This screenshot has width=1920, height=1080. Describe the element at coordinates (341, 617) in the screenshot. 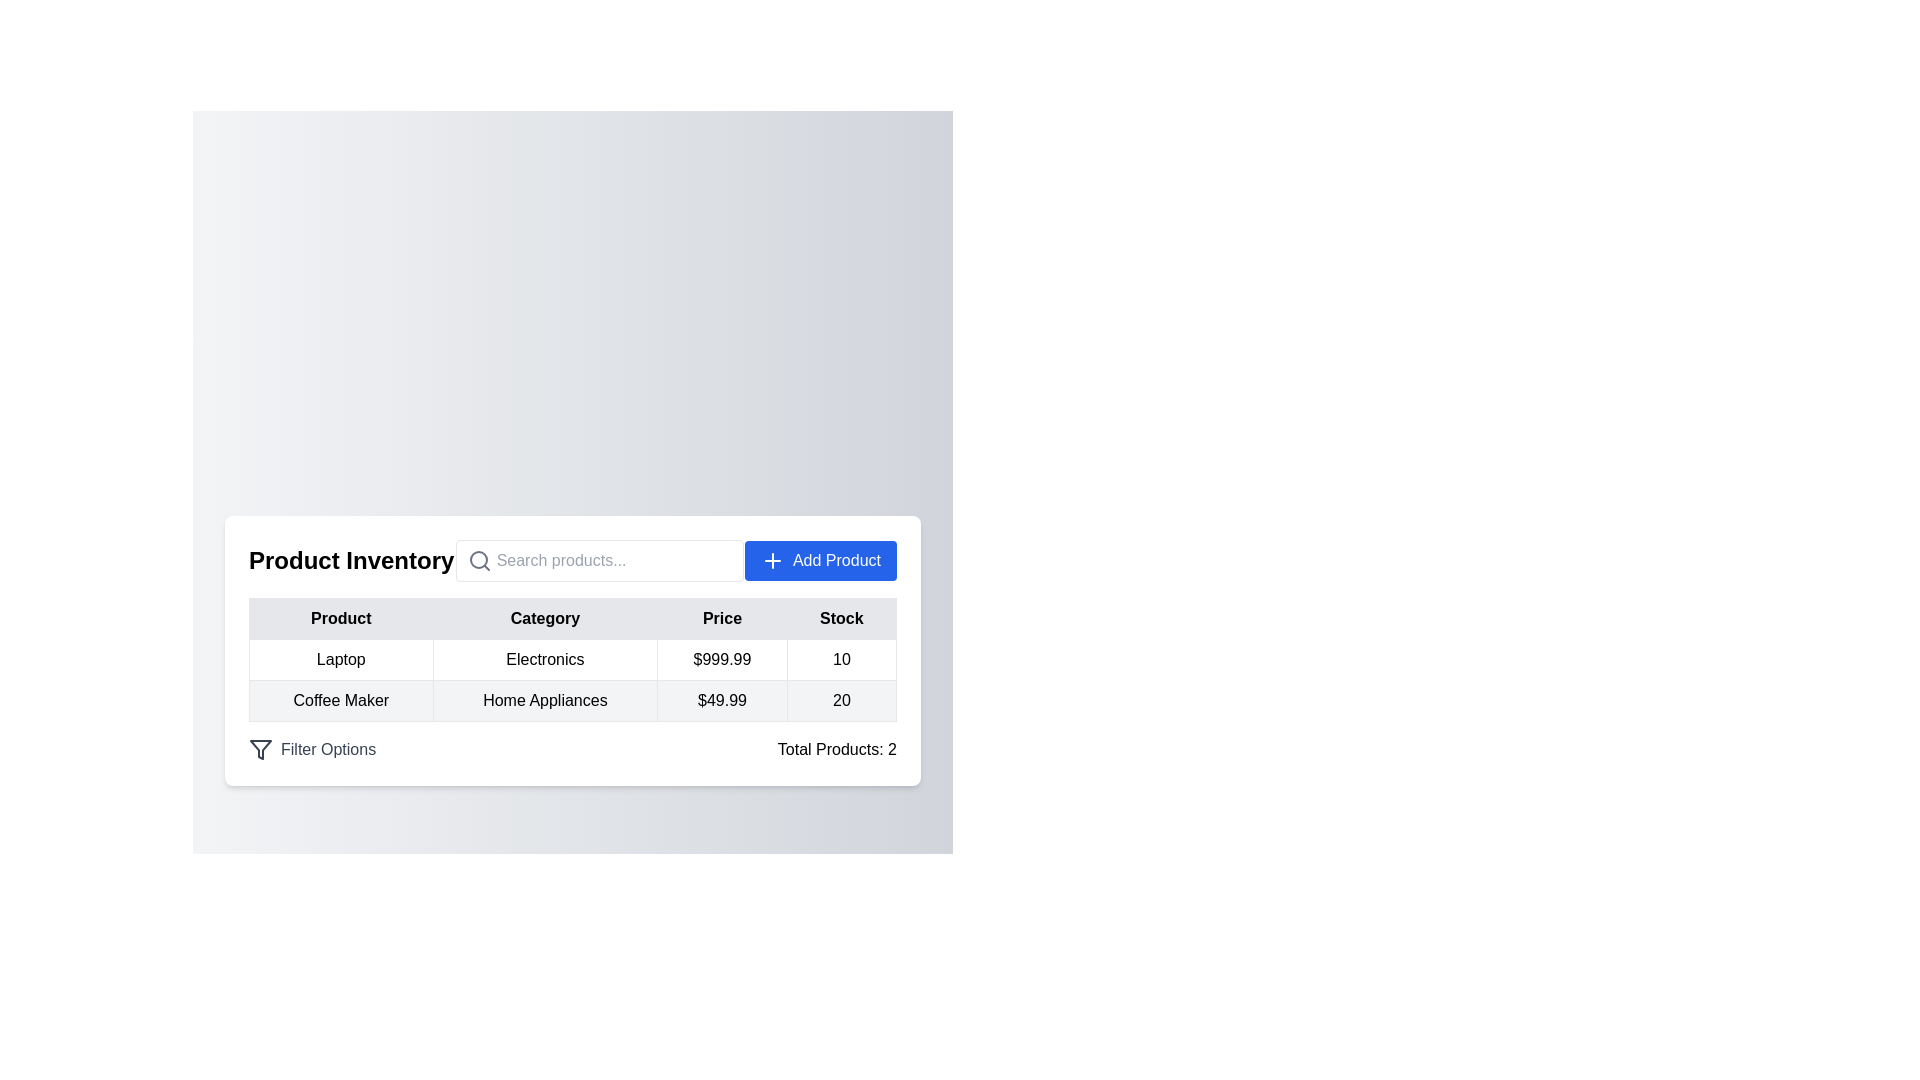

I see `the table header that indicates the product data in the first column, located at the top-left corner of the table` at that location.